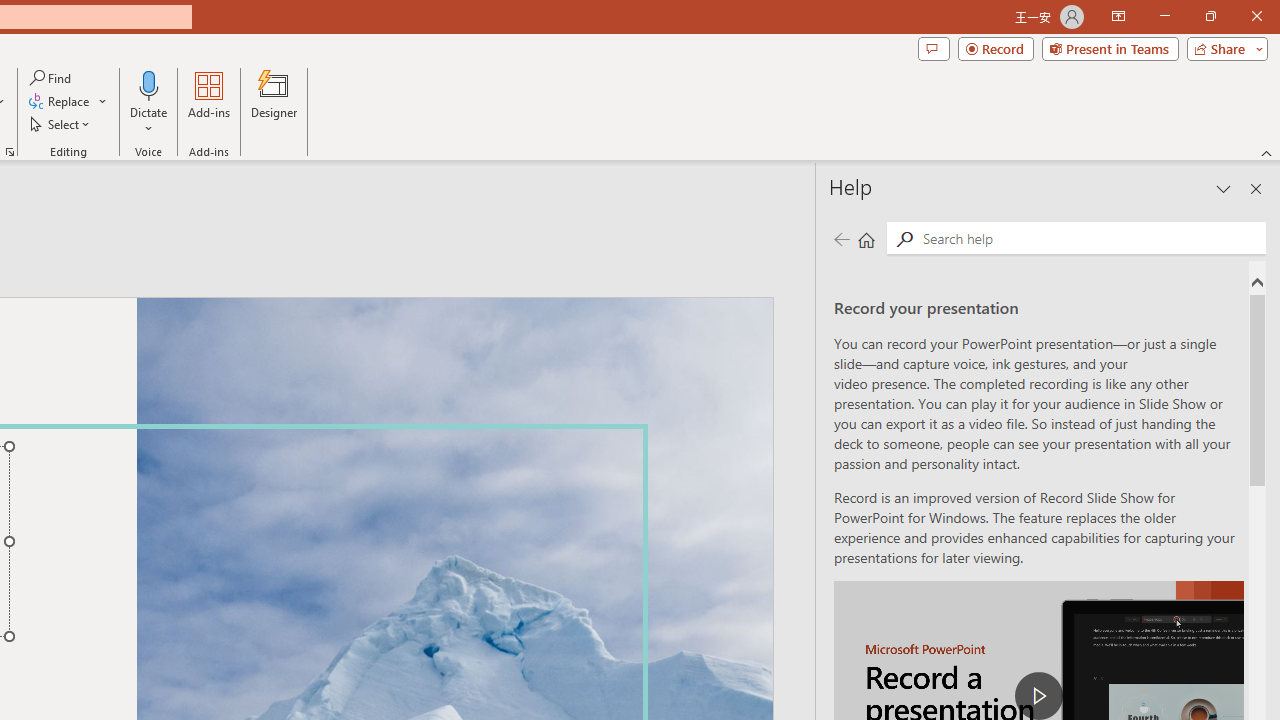  What do you see at coordinates (61, 124) in the screenshot?
I see `'Select'` at bounding box center [61, 124].